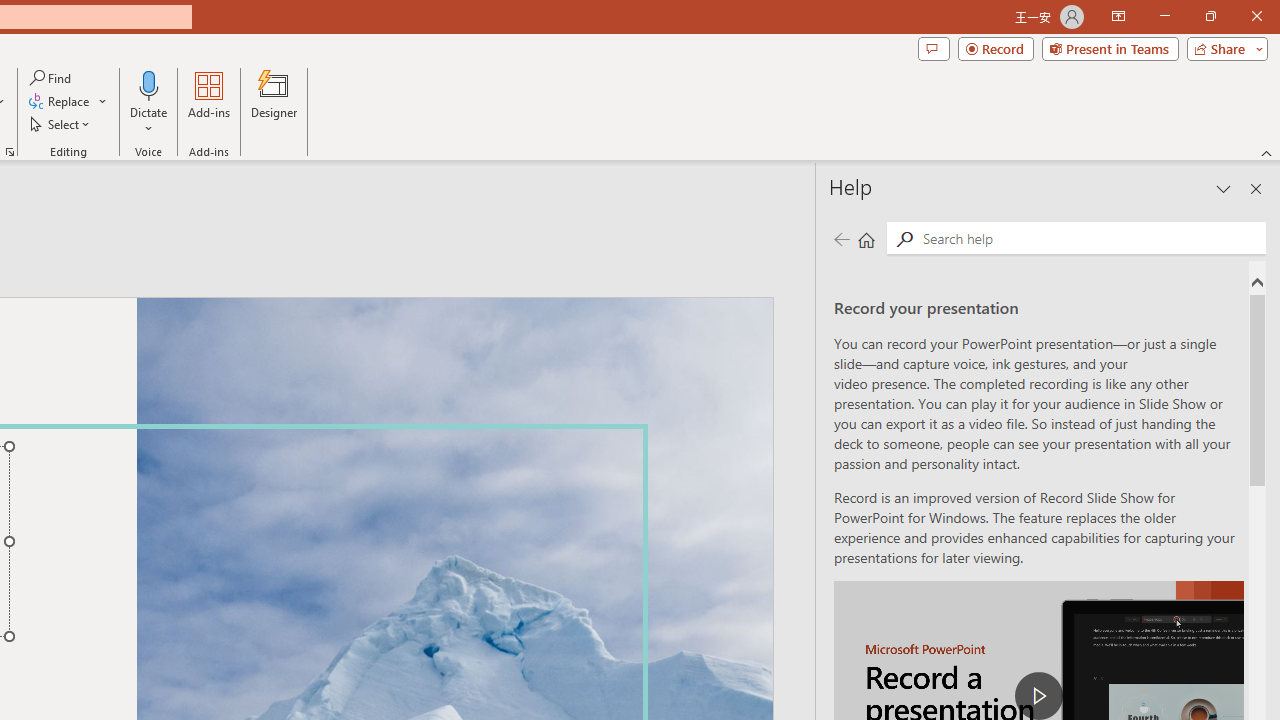  What do you see at coordinates (61, 124) in the screenshot?
I see `'Select'` at bounding box center [61, 124].